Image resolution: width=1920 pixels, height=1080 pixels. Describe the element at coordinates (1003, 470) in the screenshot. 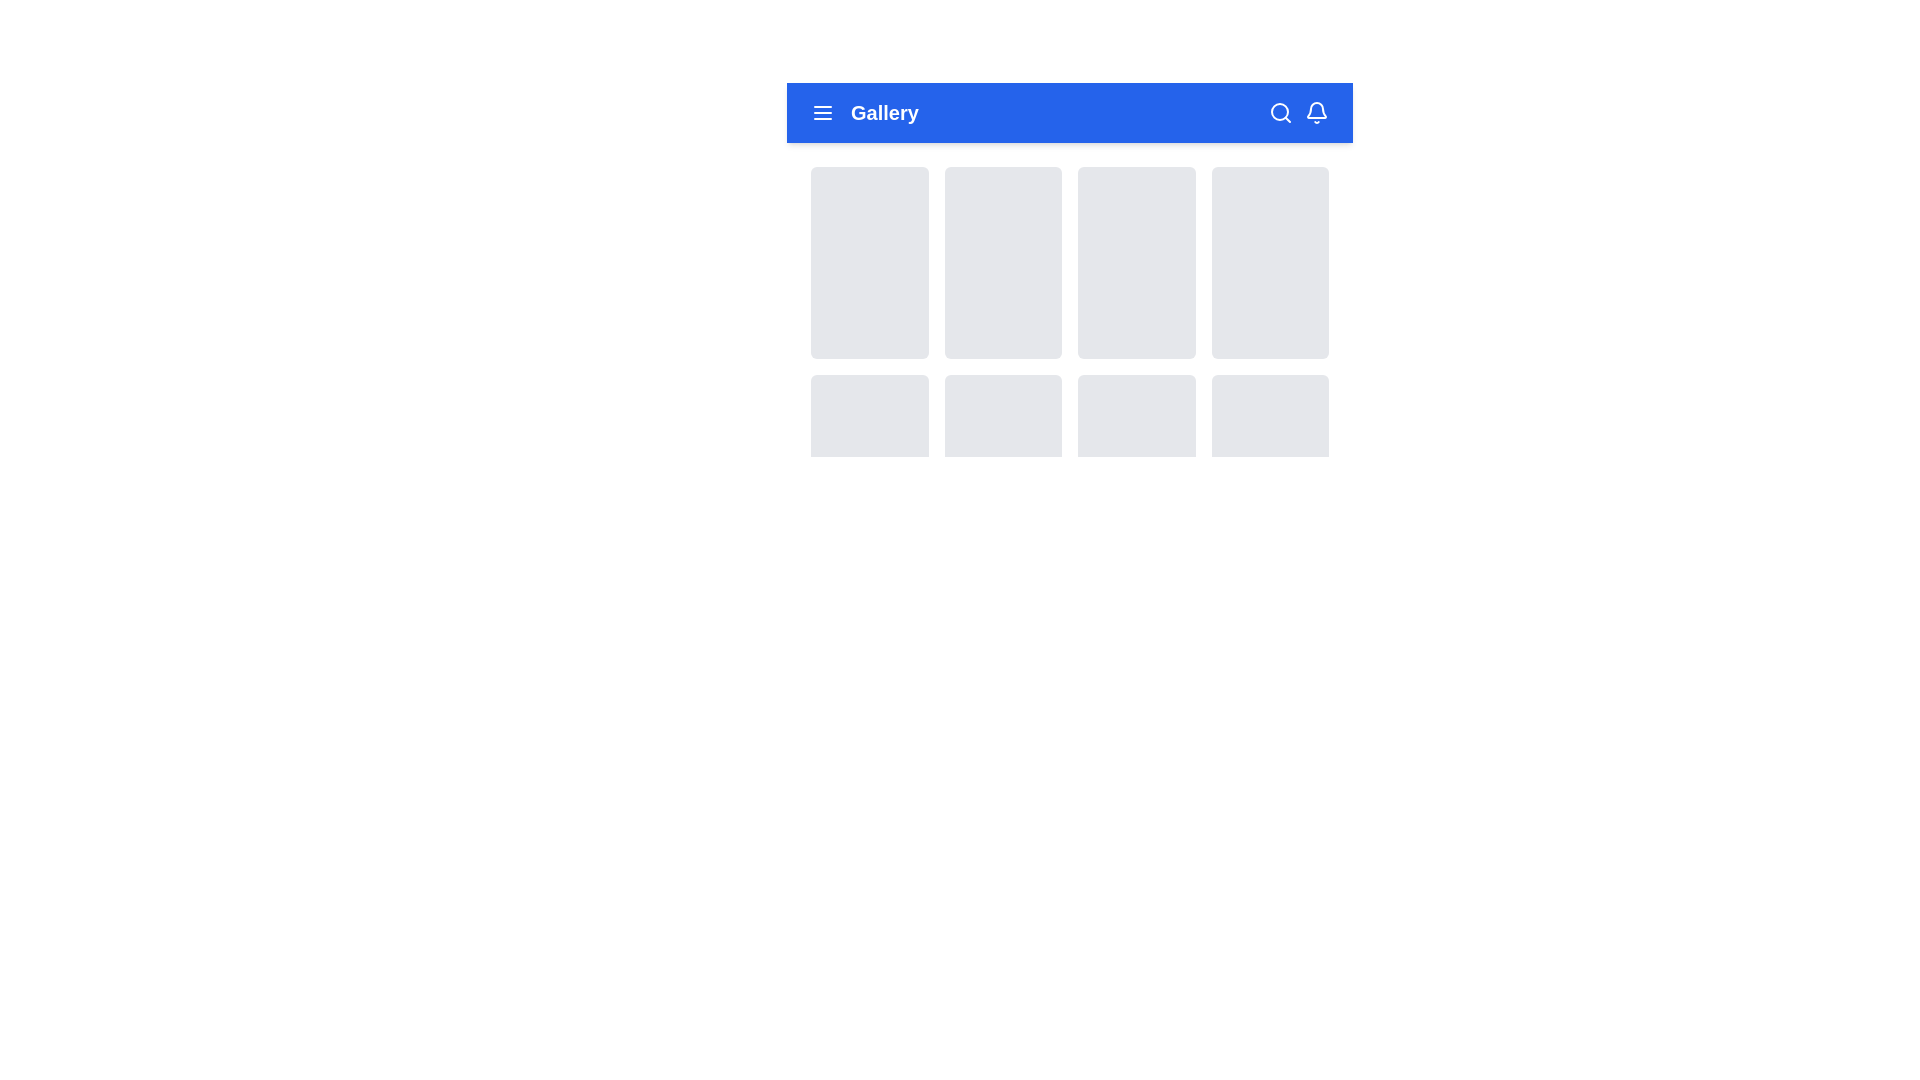

I see `the button located in the ninth grid cell of a 3-row gallery layout` at that location.